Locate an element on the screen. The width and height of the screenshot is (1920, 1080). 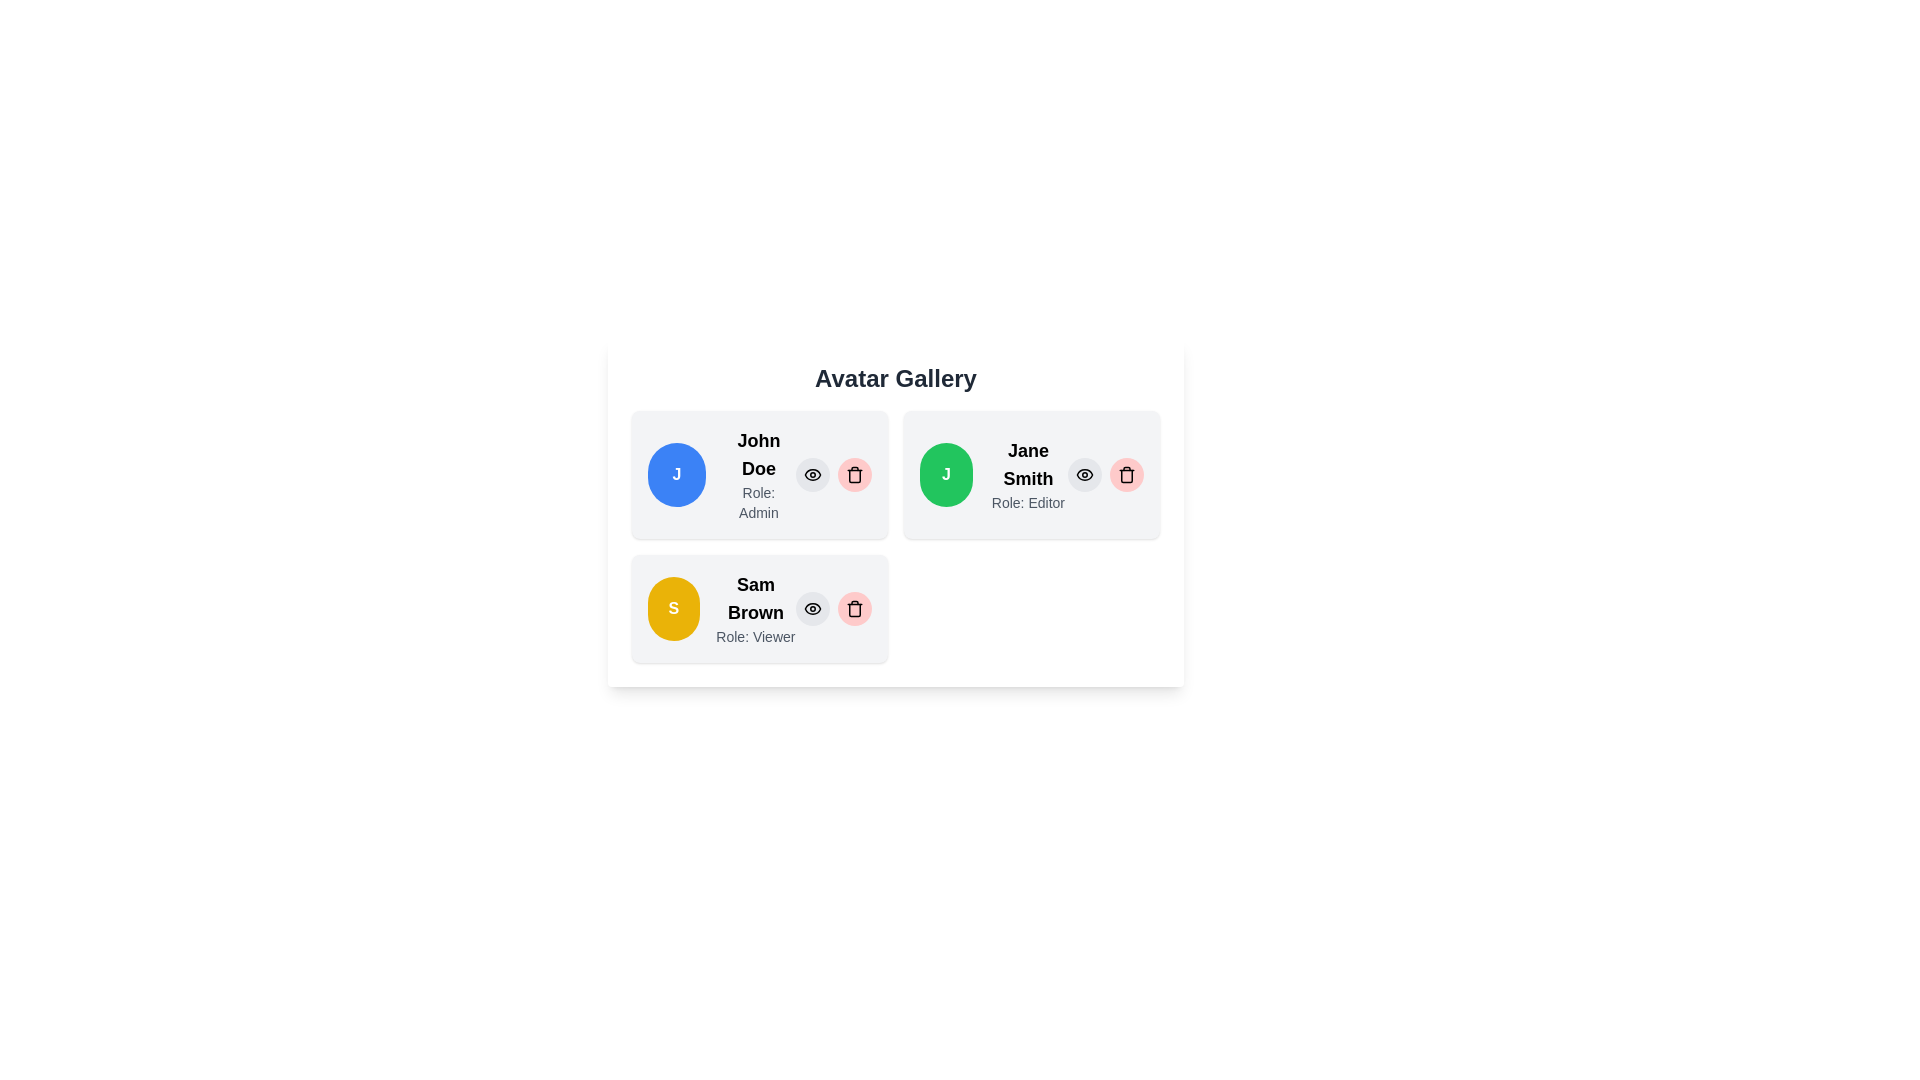
the circular avatar with a bold white letter 'J' centered inside it, which has a blue background and is positioned in the upper-left card of the layout is located at coordinates (676, 474).